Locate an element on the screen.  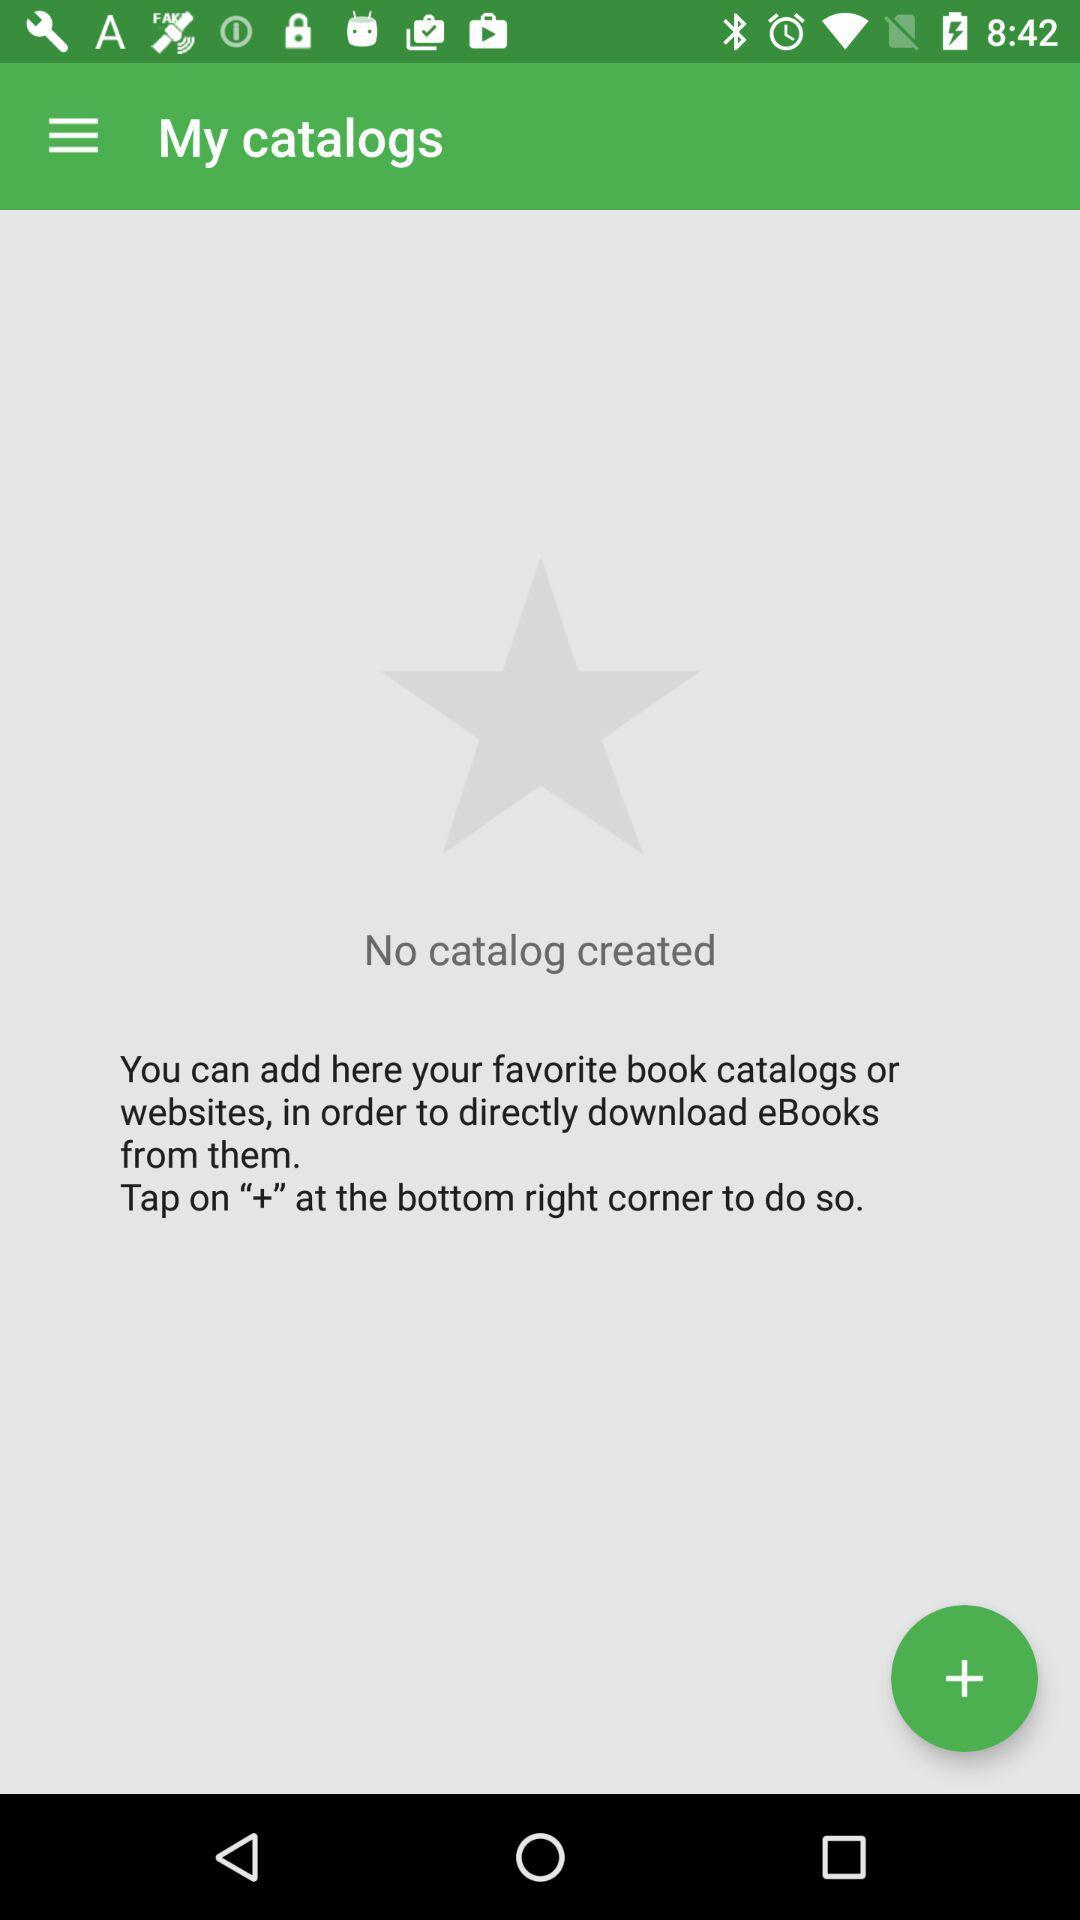
more is located at coordinates (963, 1678).